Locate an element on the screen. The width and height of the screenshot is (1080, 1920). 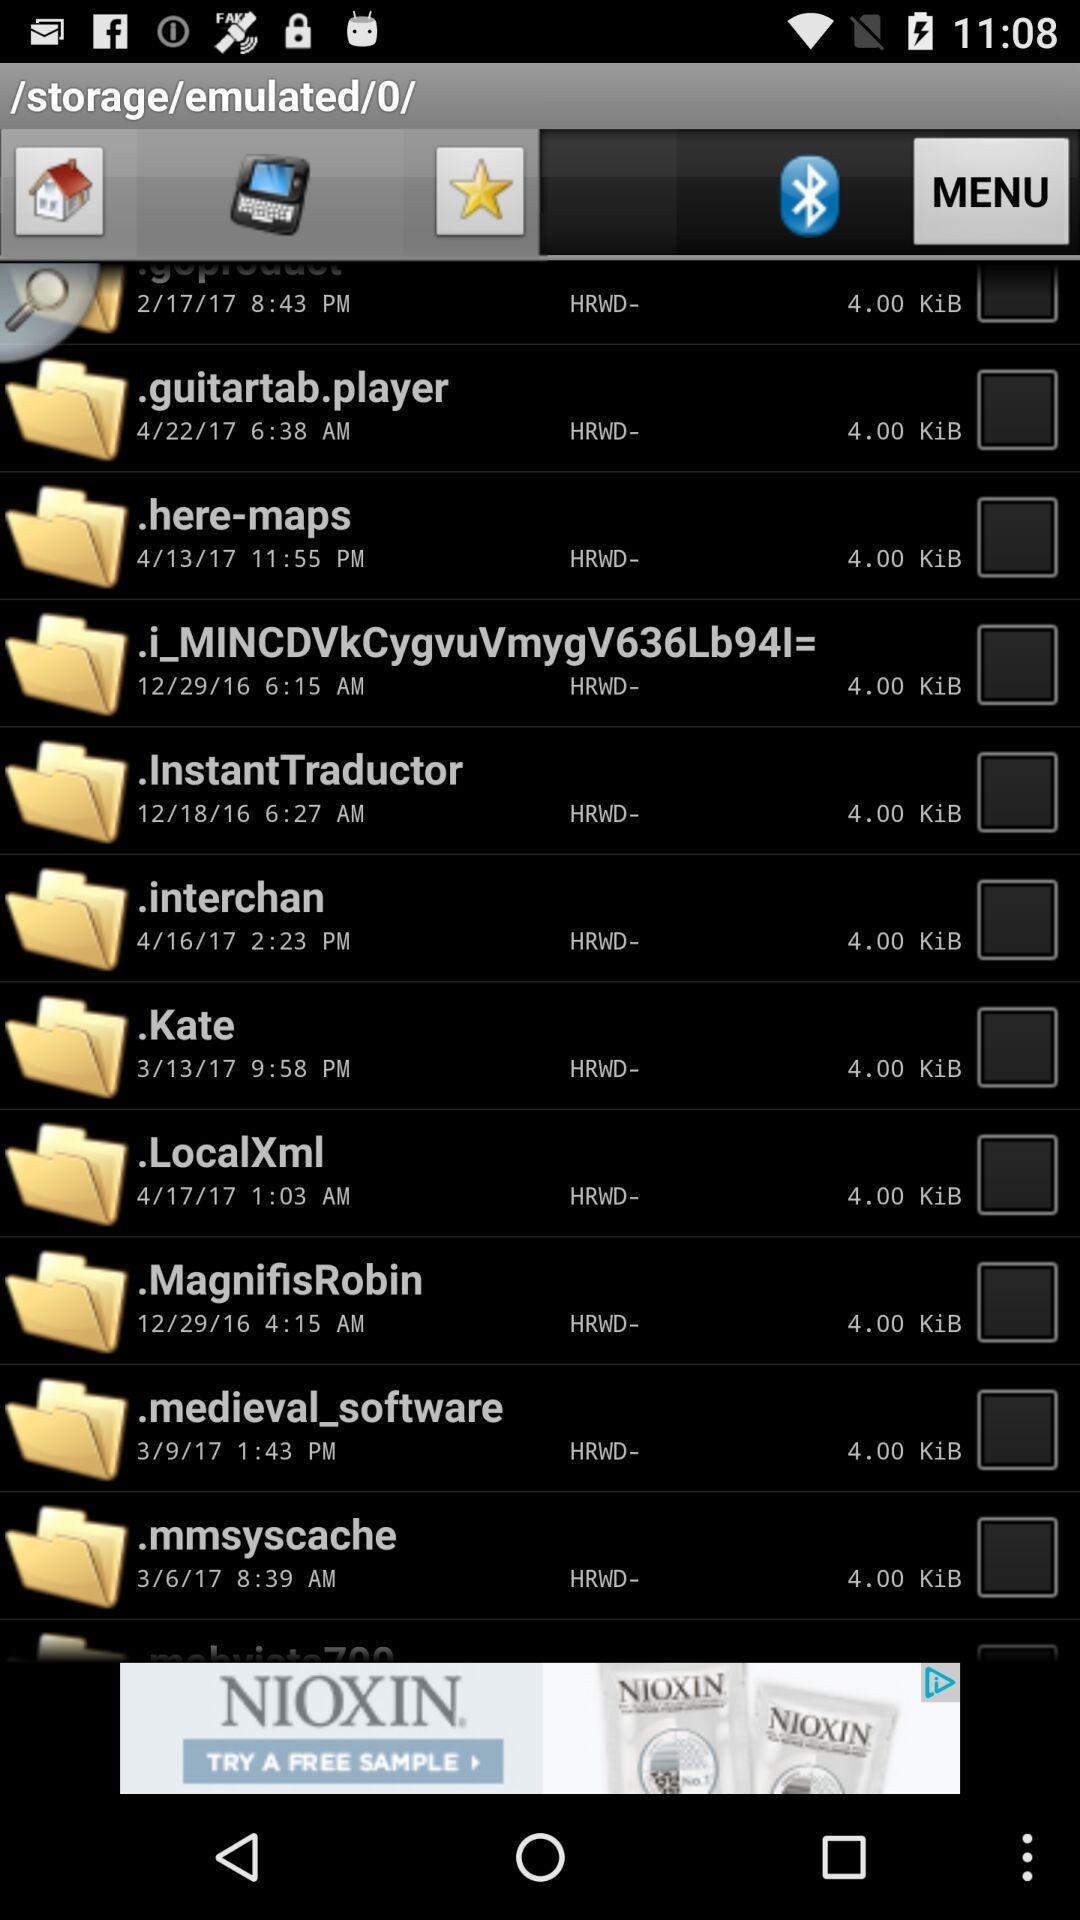
empty box option is located at coordinates (1023, 535).